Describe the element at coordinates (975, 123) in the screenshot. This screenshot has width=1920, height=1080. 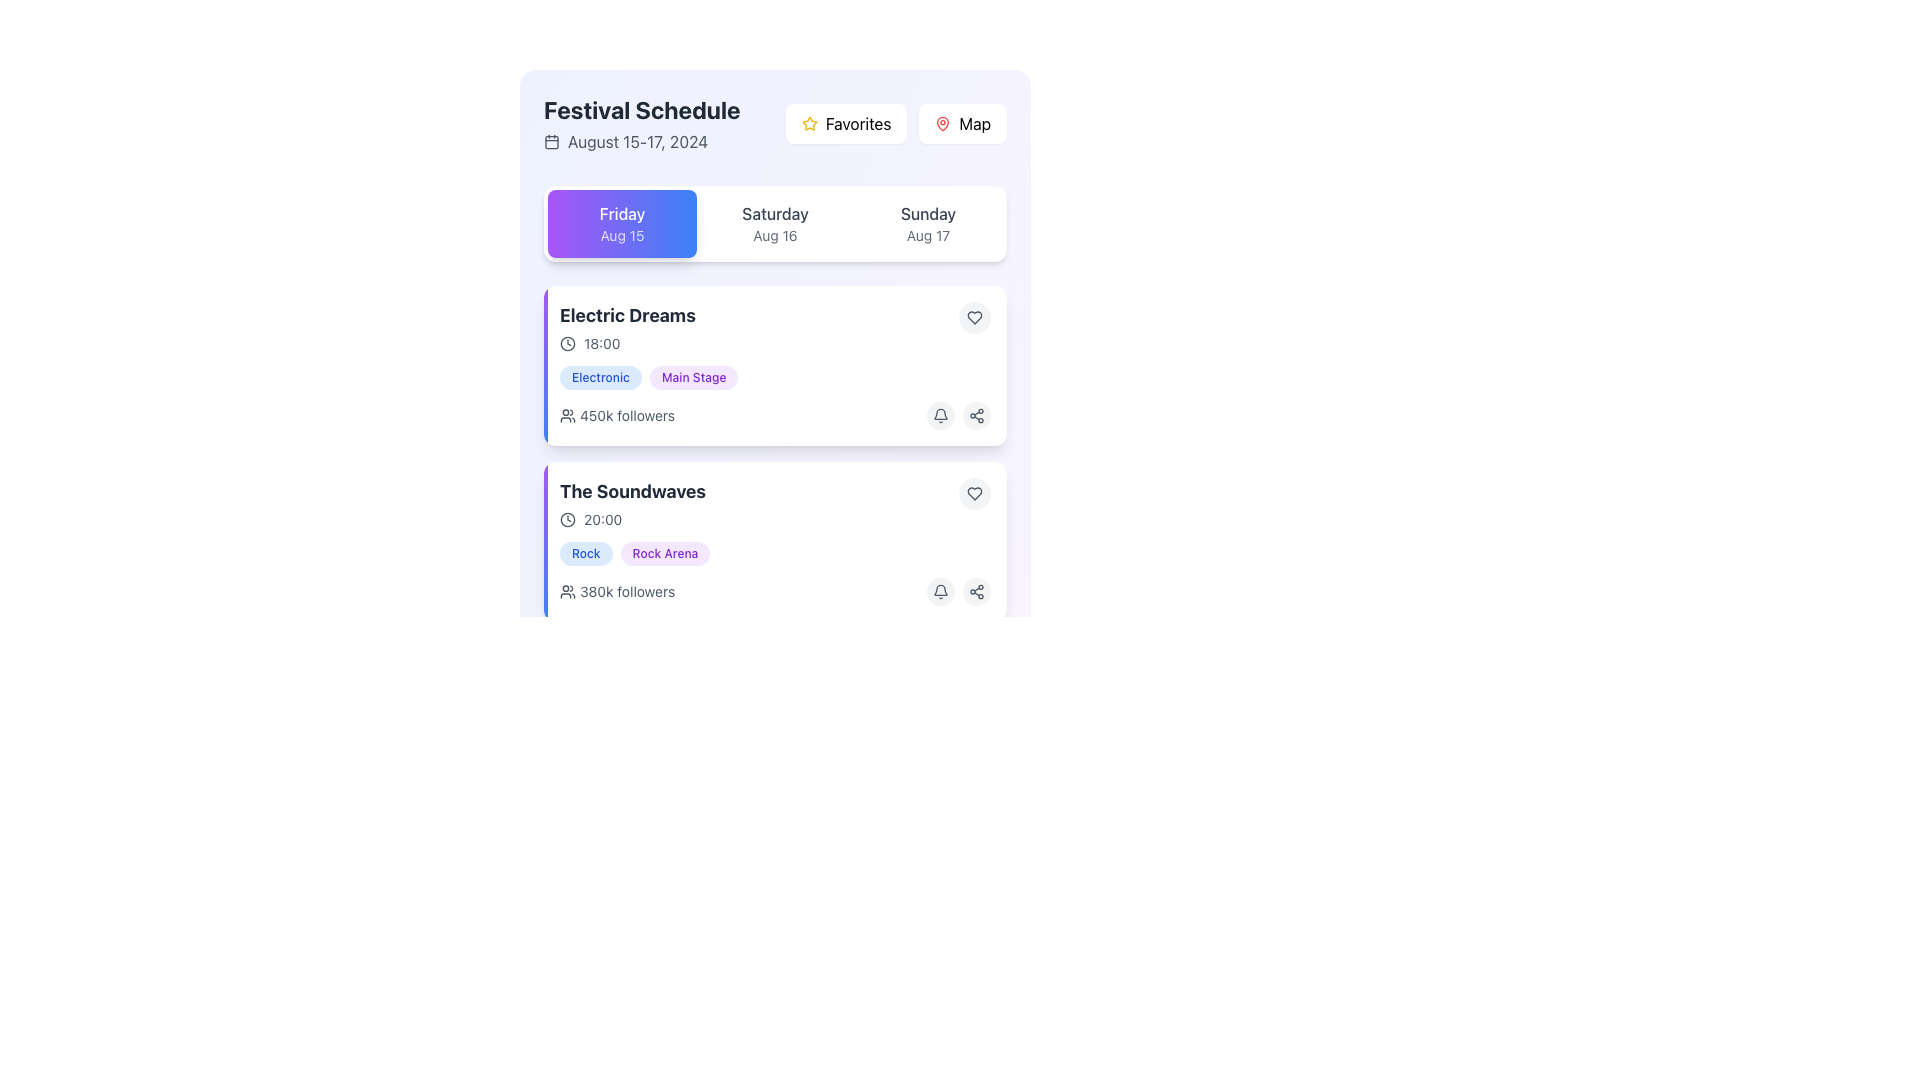
I see `the 'Map' text label located in the top-right corner of the interface header, adjacent to the 'Favorites' button` at that location.